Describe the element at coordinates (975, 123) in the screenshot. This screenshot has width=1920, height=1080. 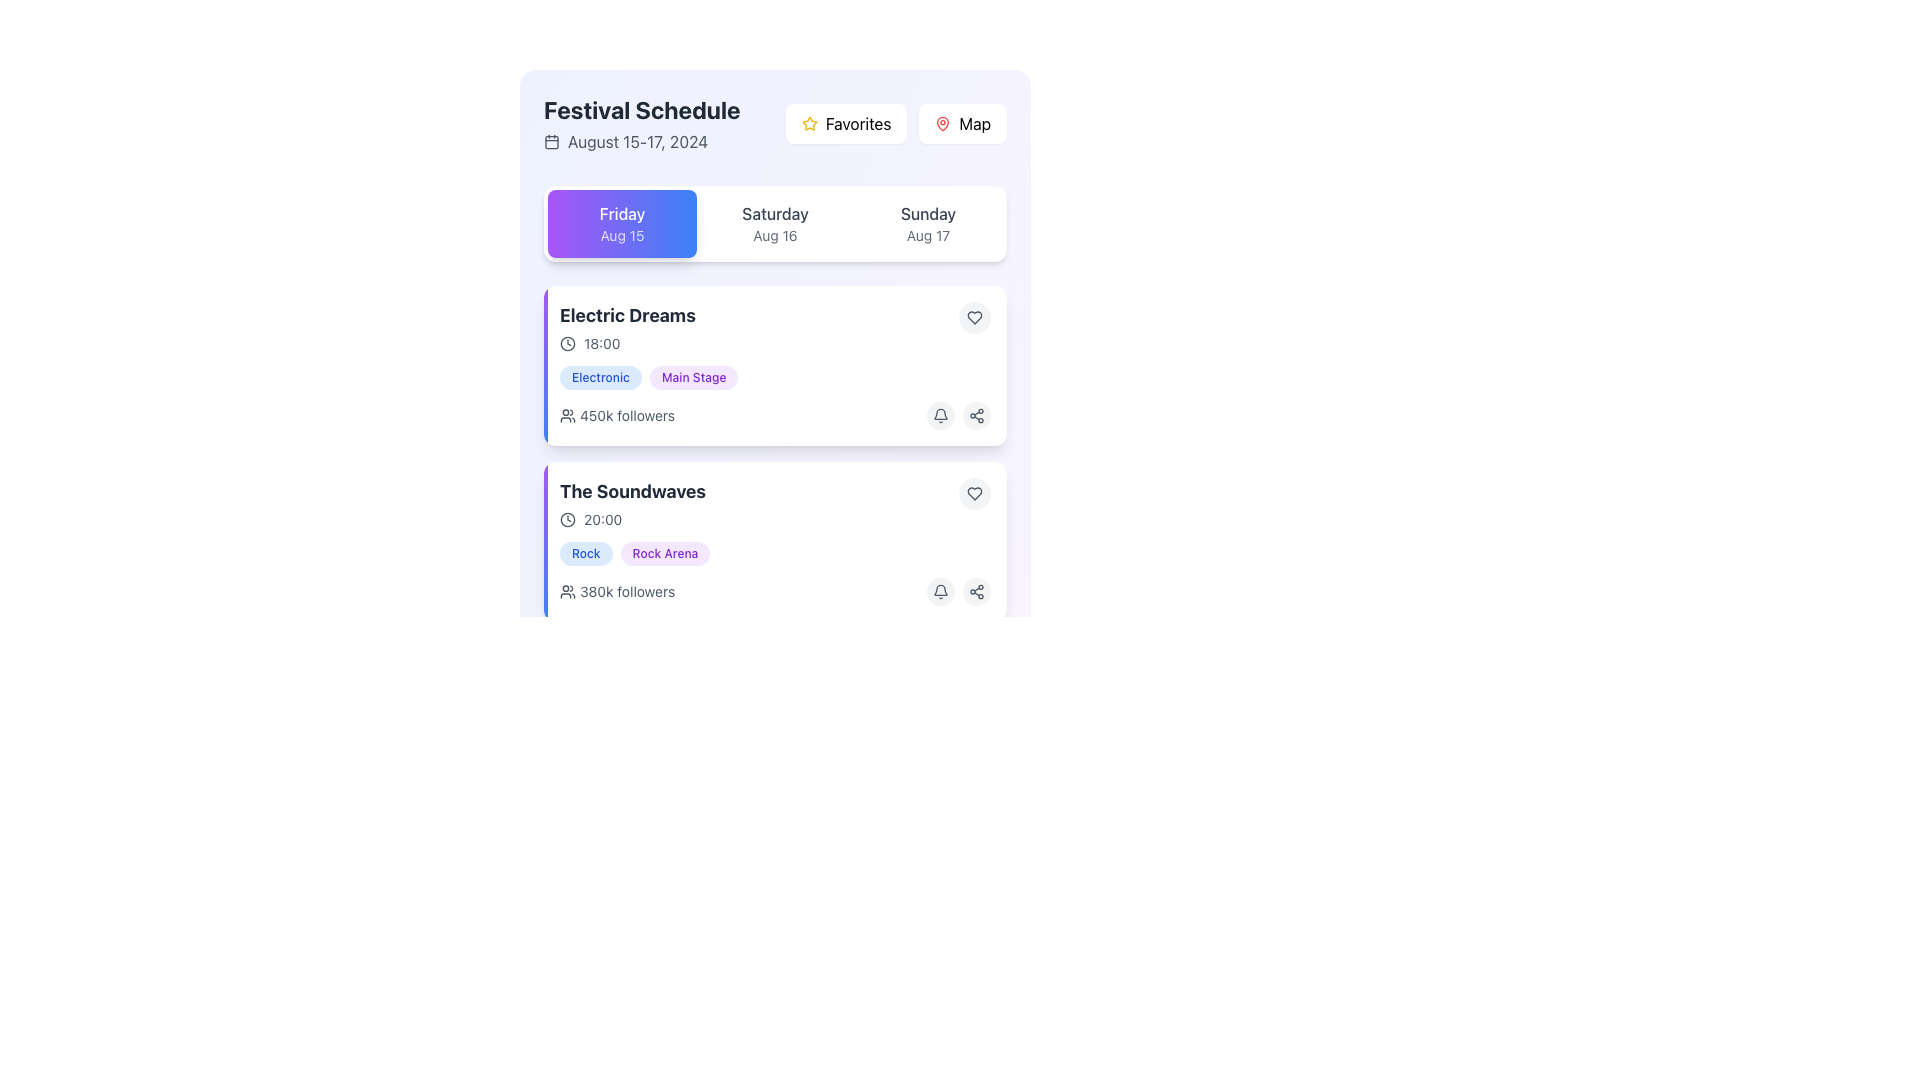
I see `the 'Map' text label located in the top-right corner of the interface header, adjacent to the 'Favorites' button` at that location.